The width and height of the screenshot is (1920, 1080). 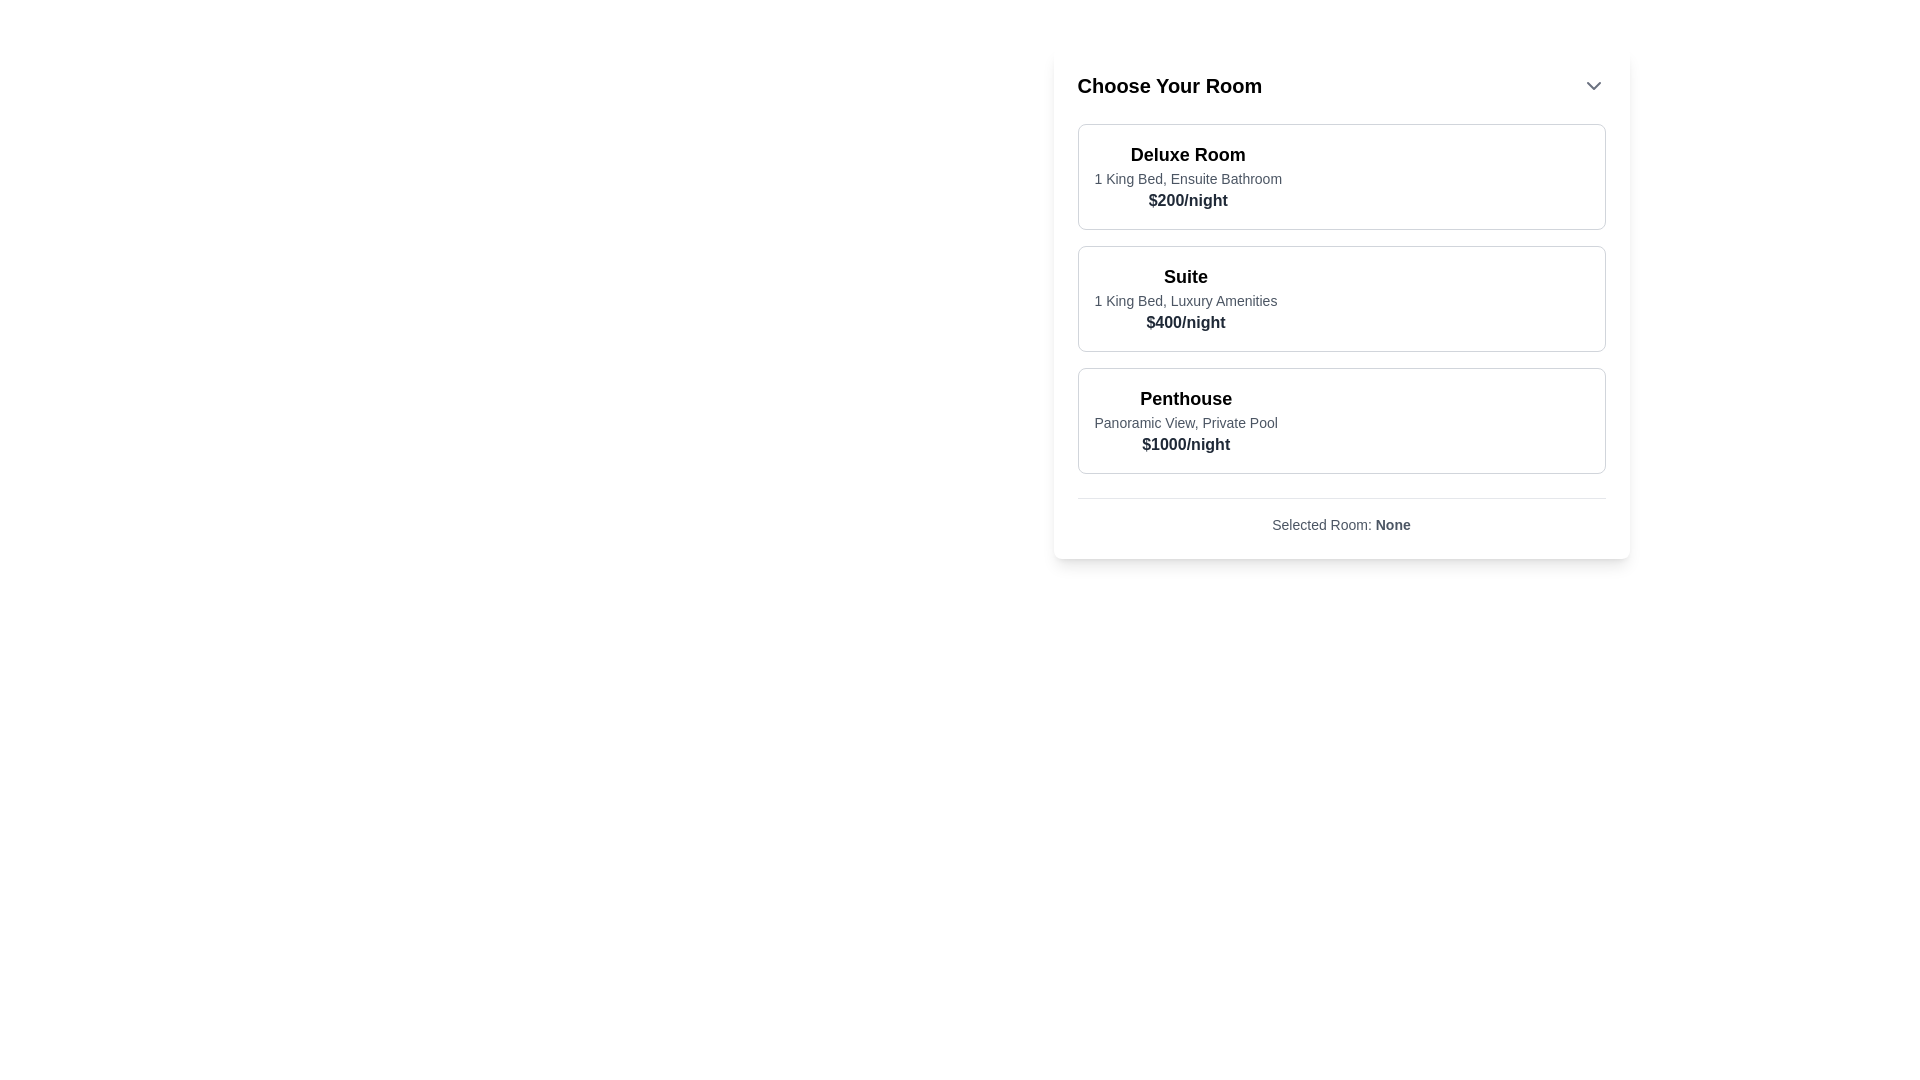 I want to click on the price indicator text for the 'Penthouse' room option, which is located below the description 'Panoramic View, Private Pool', so click(x=1186, y=443).